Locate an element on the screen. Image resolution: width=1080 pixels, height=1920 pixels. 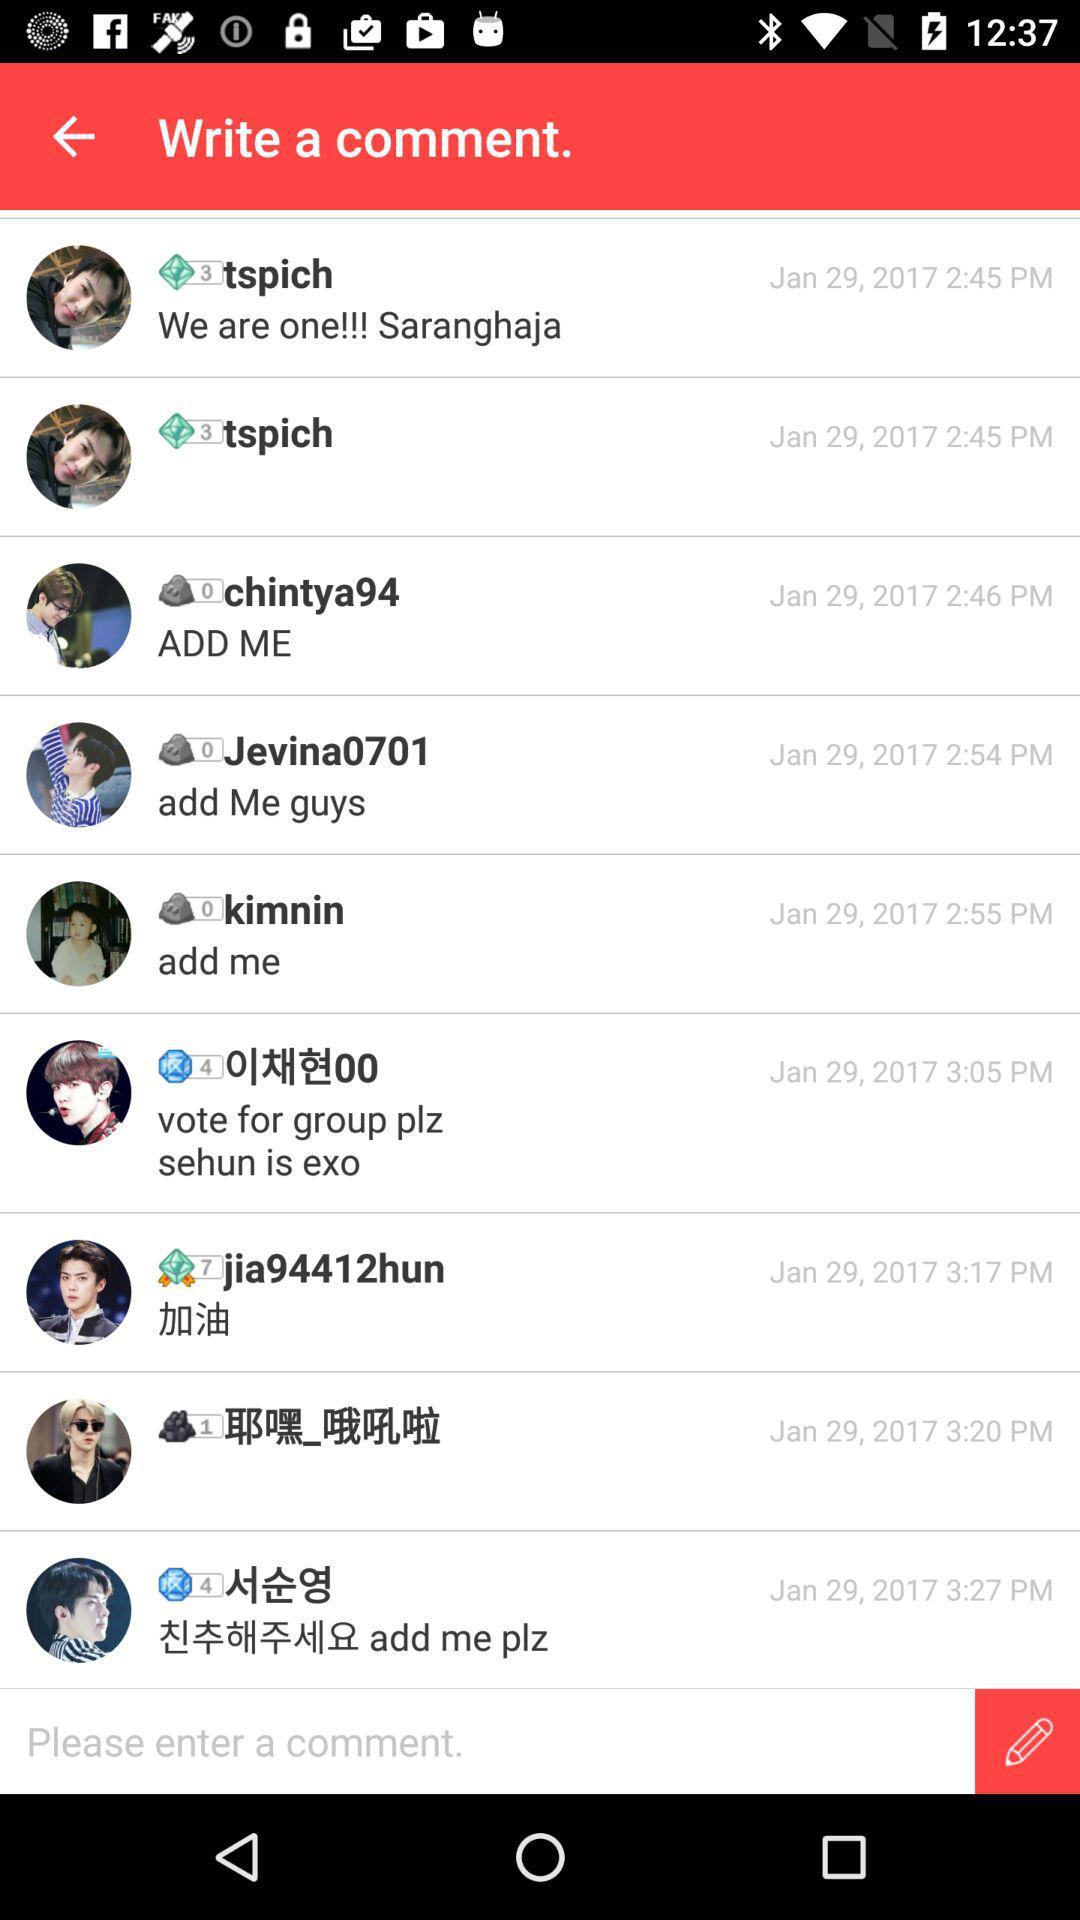
profile is located at coordinates (77, 1292).